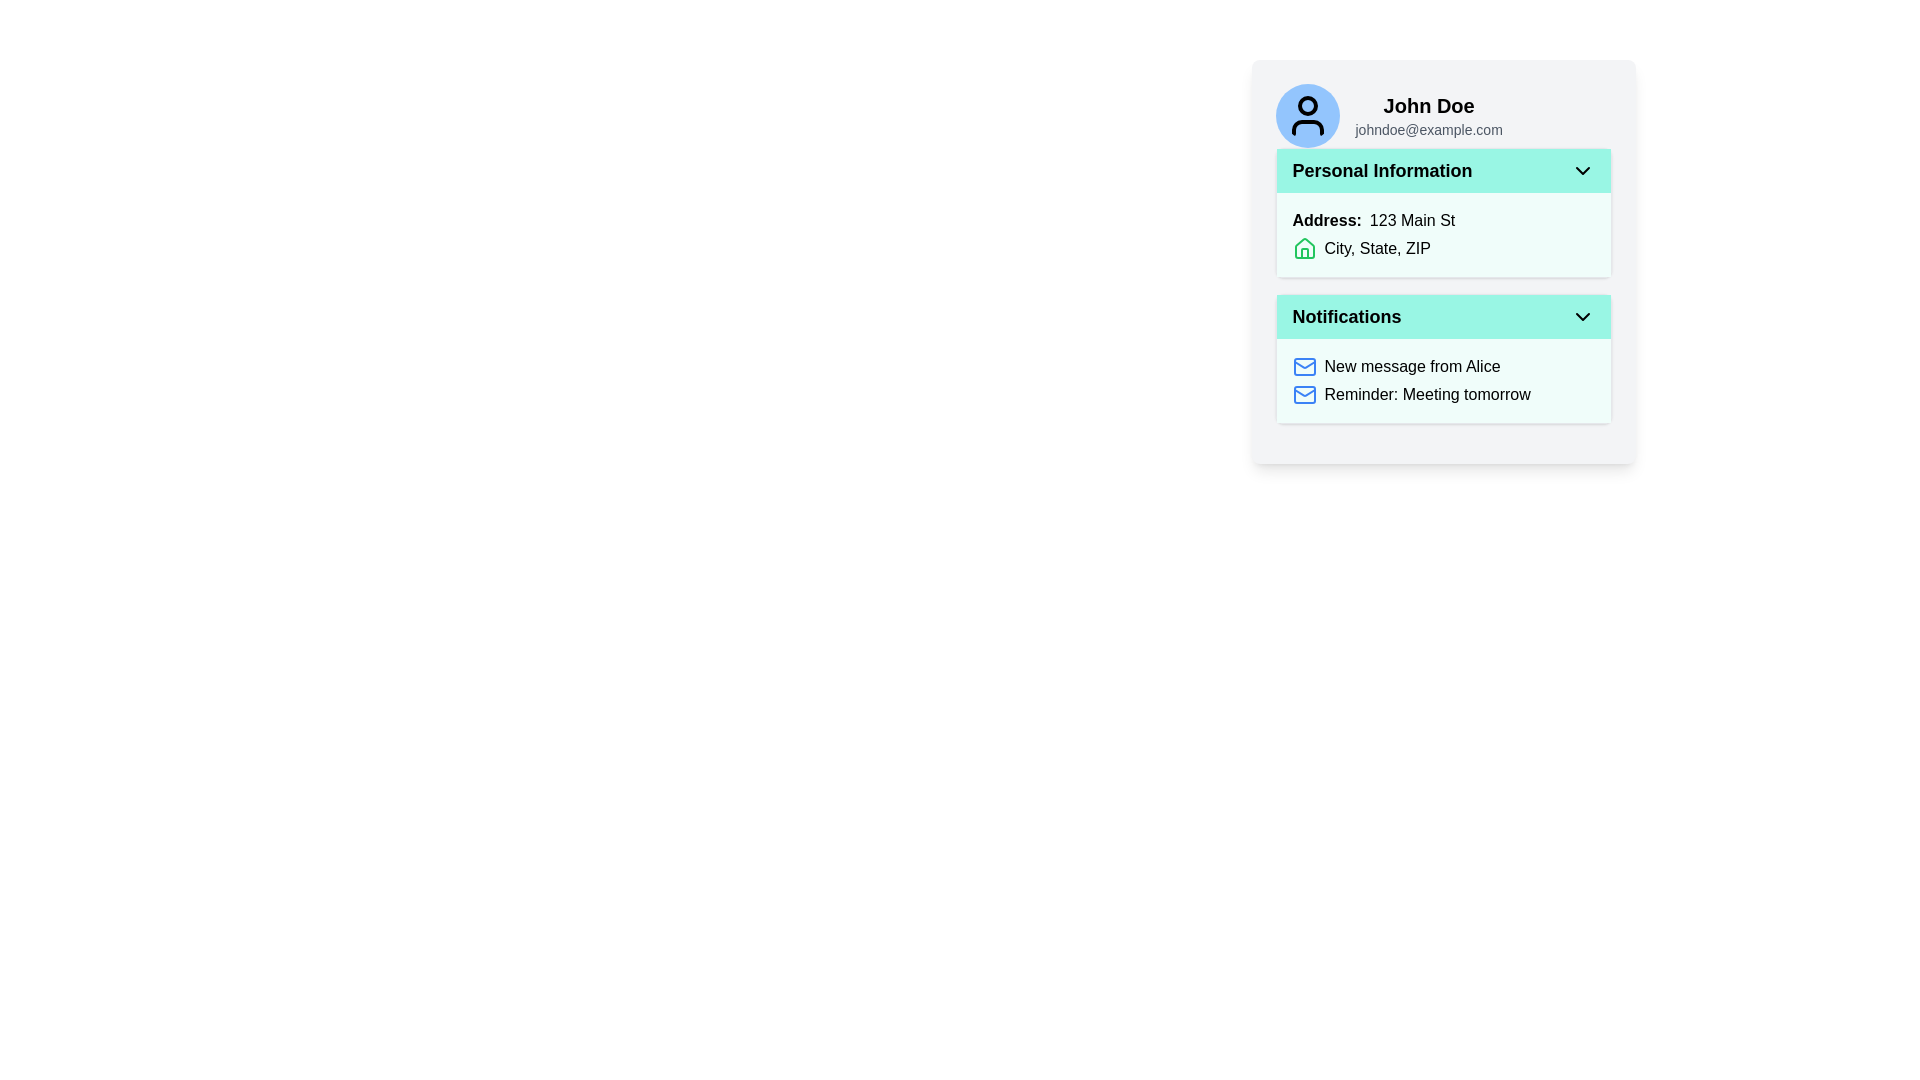  I want to click on the static text display element that shows the user's email address, located below the 'John Doe' name text and near the user profile image icon, so click(1428, 130).